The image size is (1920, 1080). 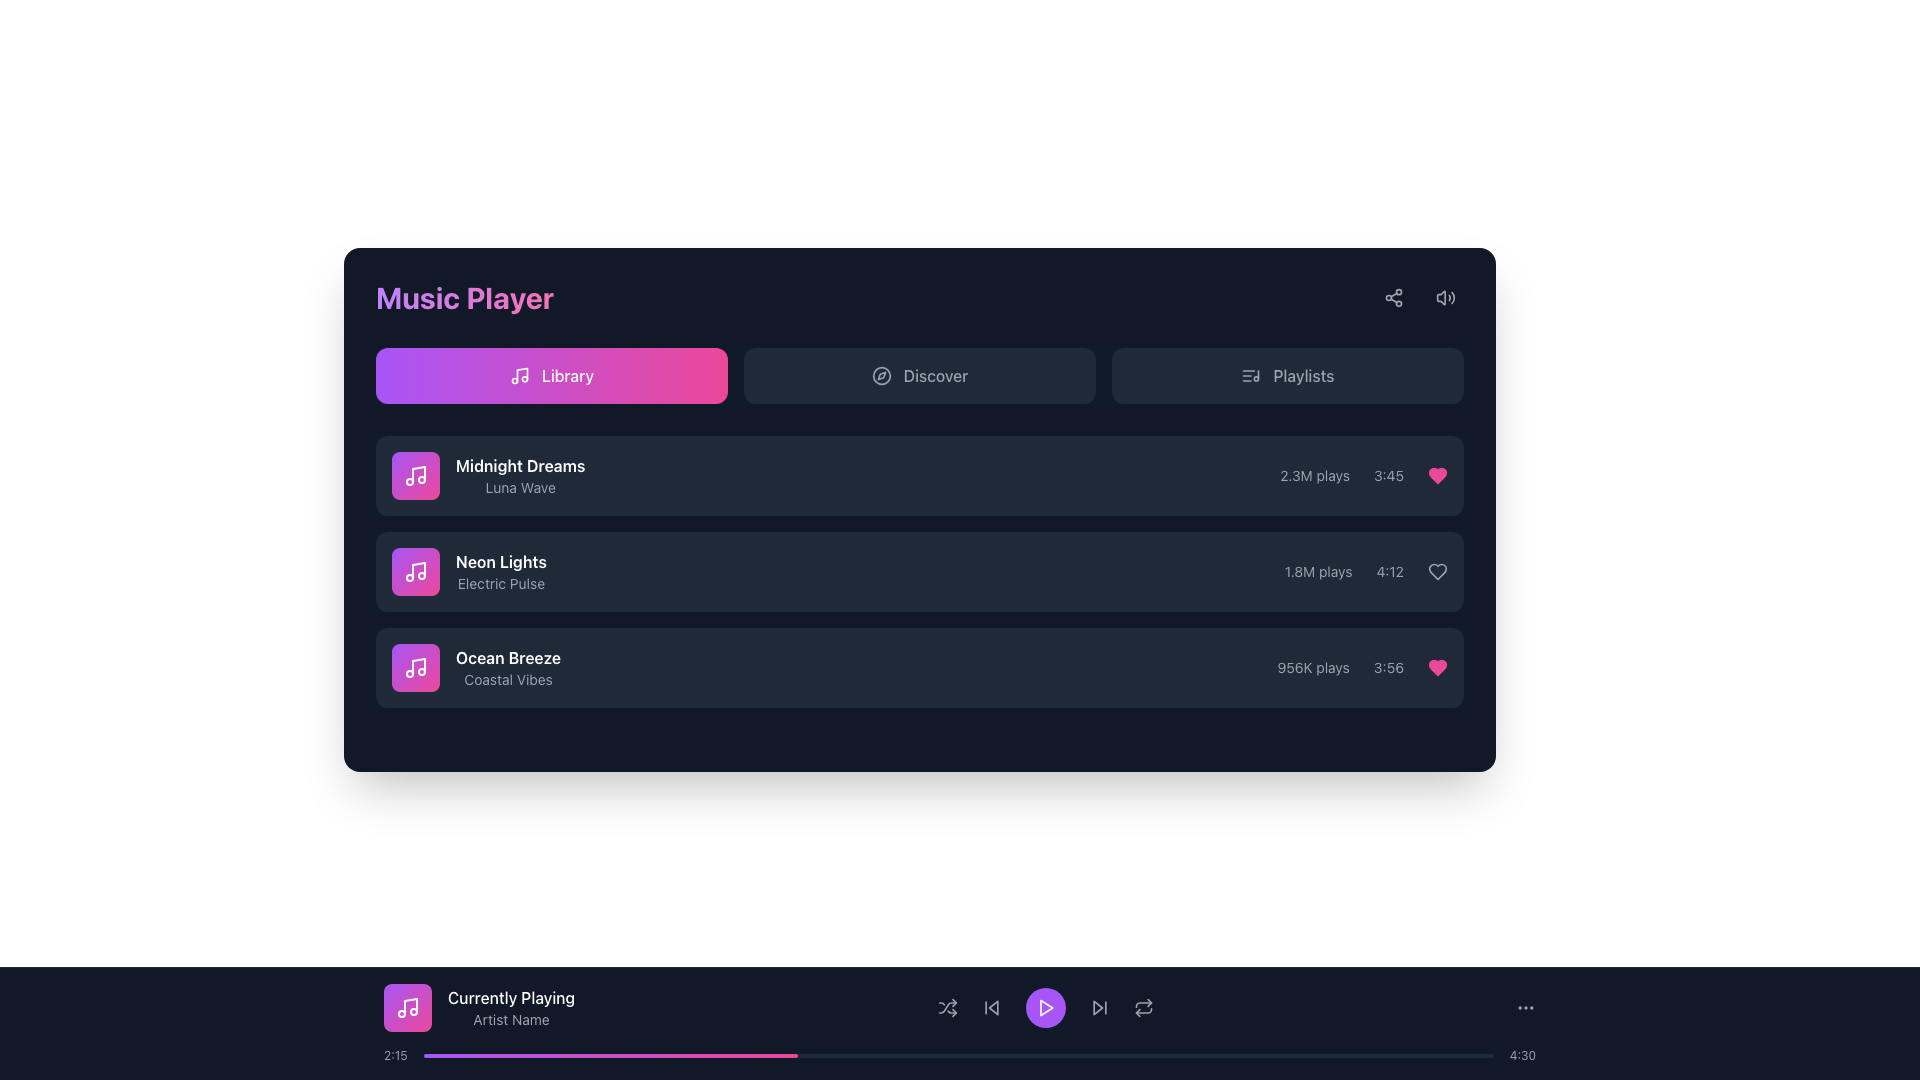 I want to click on the static informational component displaying song and artist metadata, which shows 'Currently Playing' and 'Artist Name' at the bottom of the music player interface, so click(x=960, y=1007).